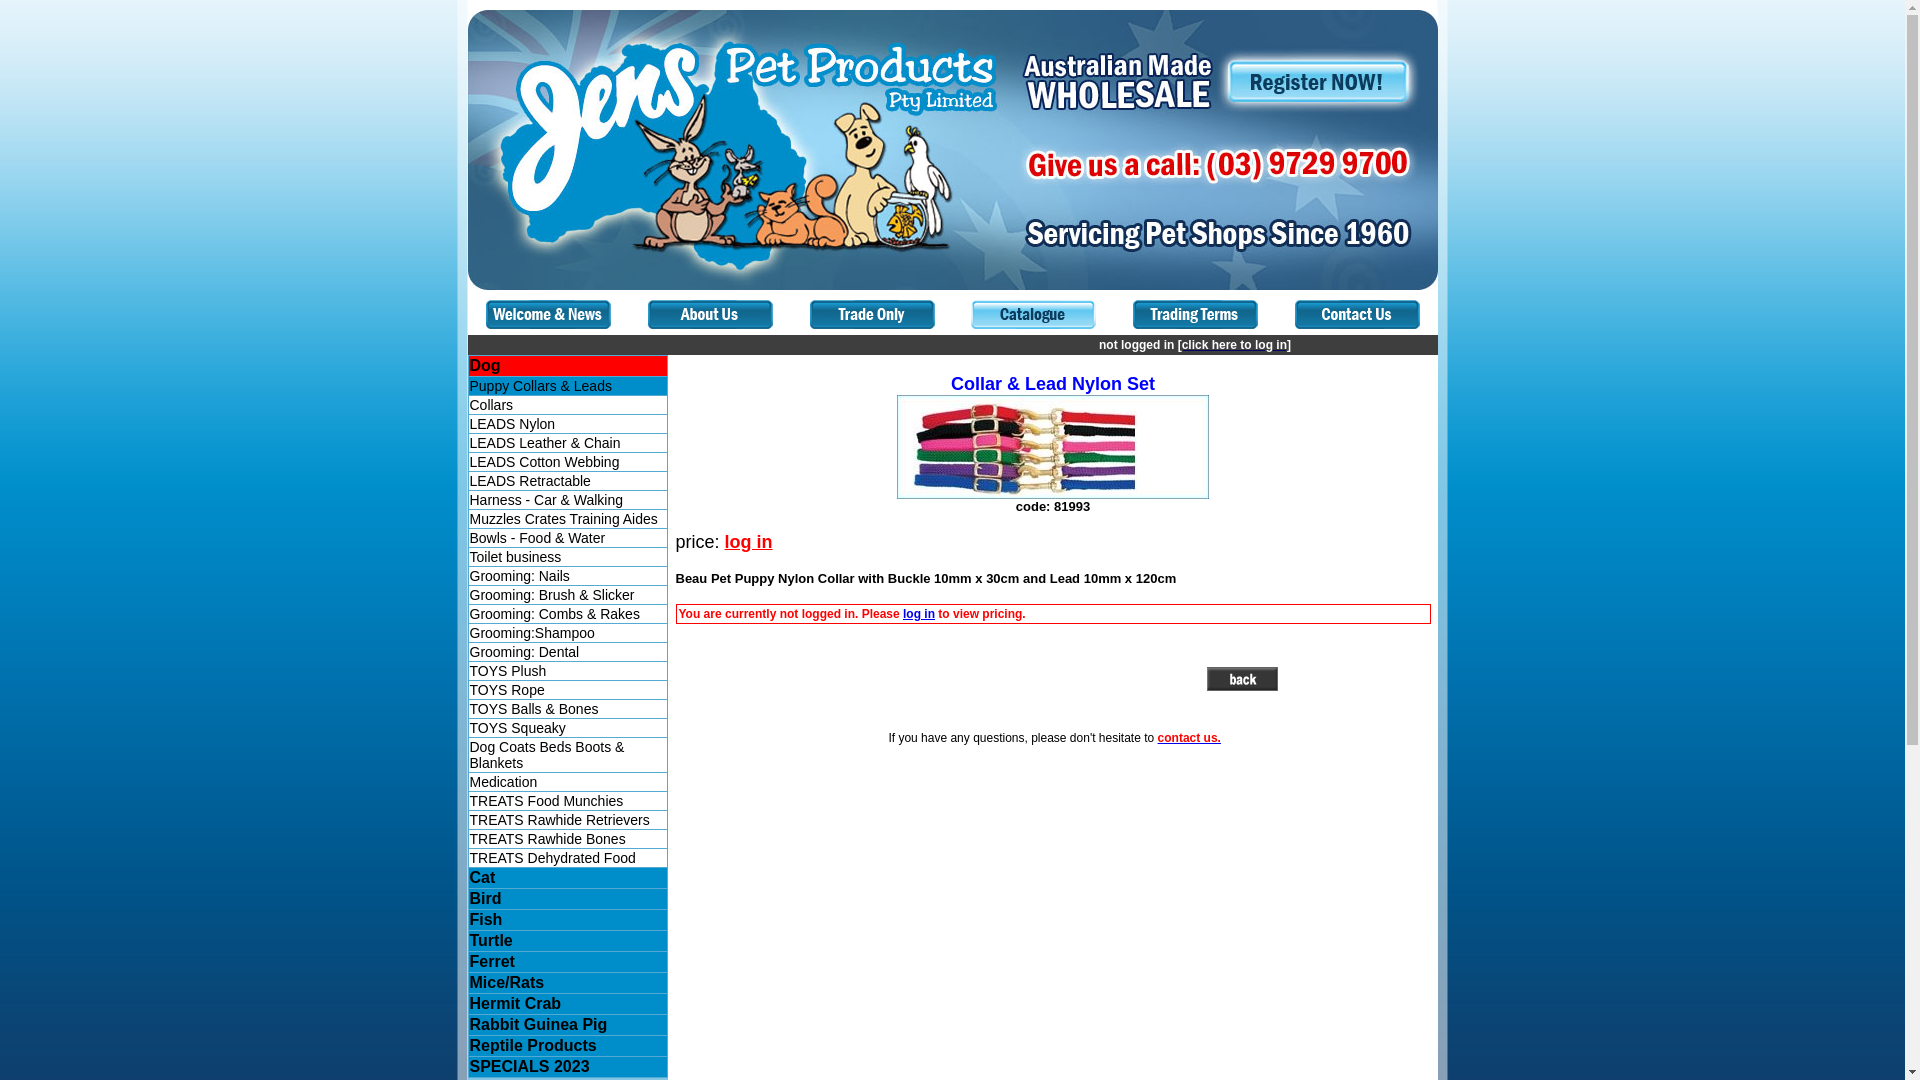 The height and width of the screenshot is (1080, 1920). What do you see at coordinates (555, 612) in the screenshot?
I see `'Grooming: Combs & Rakes'` at bounding box center [555, 612].